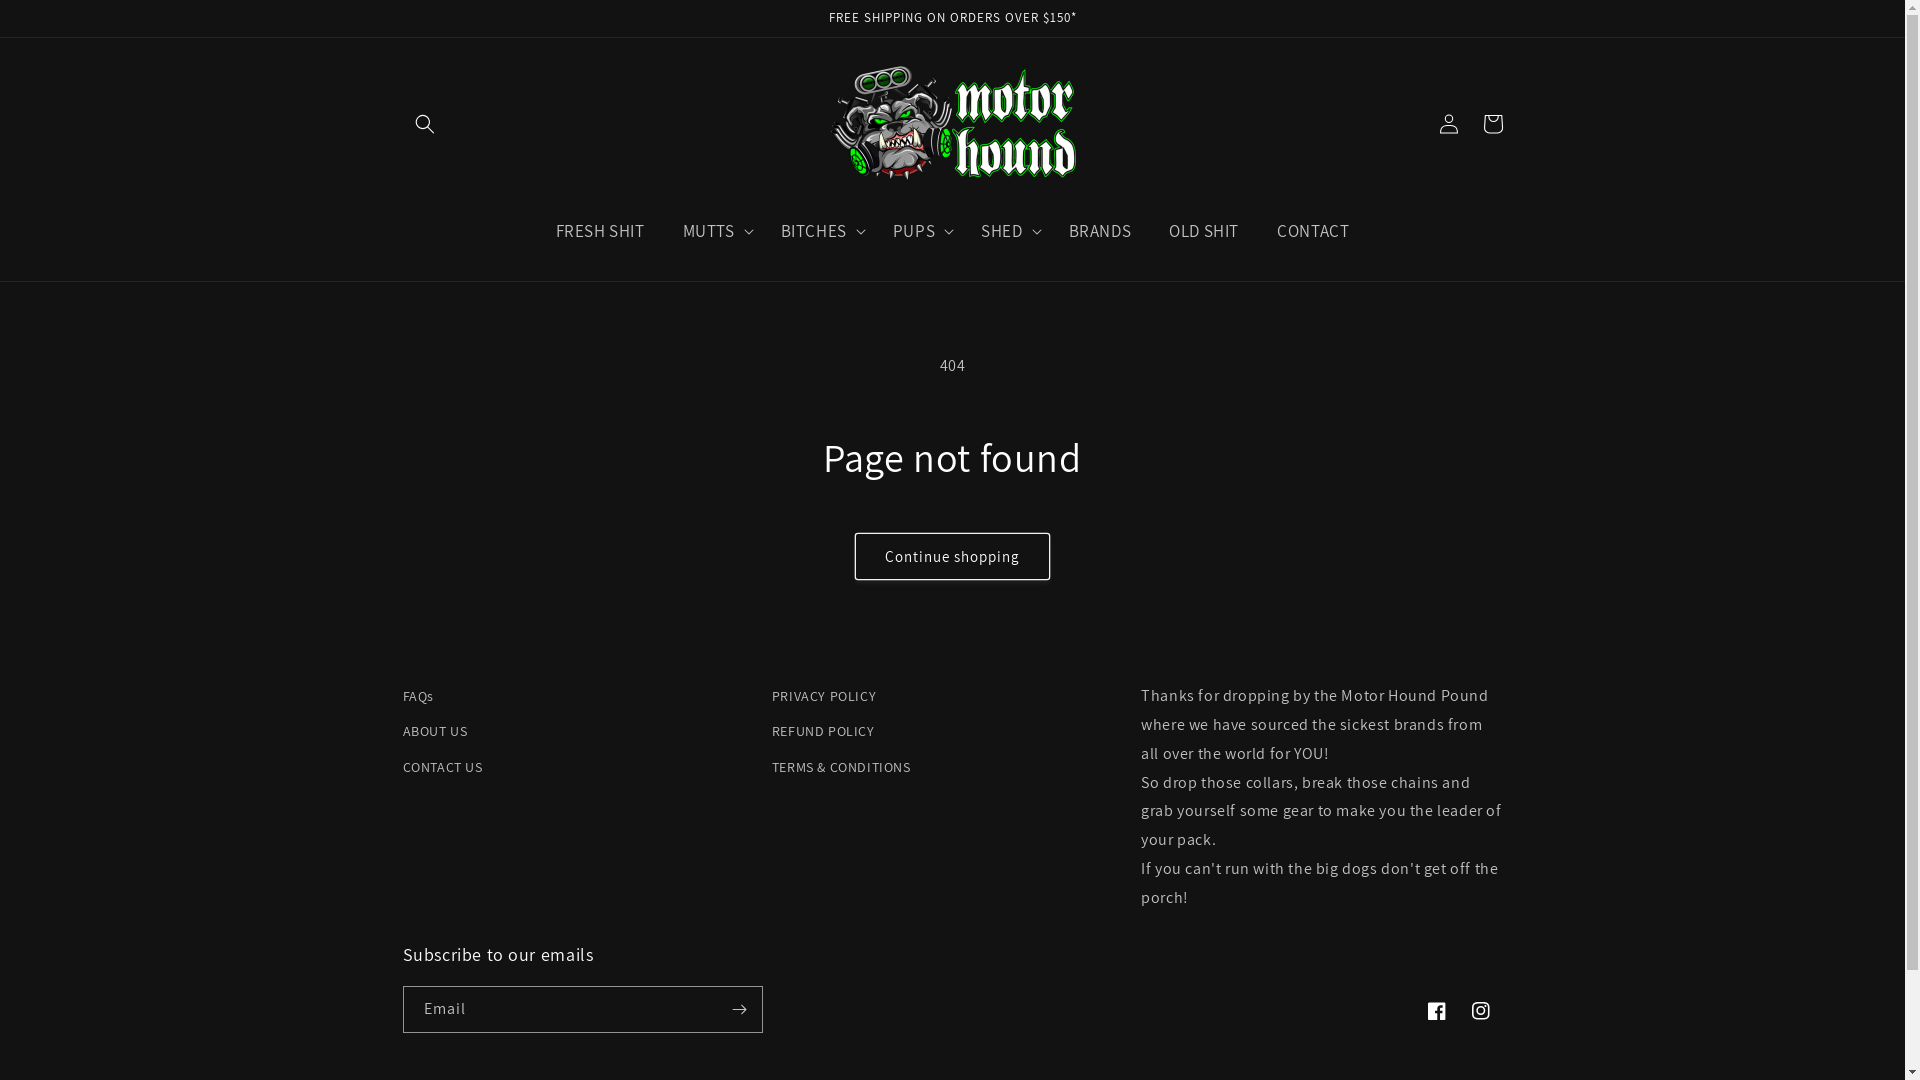 The image size is (1920, 1080). Describe the element at coordinates (1492, 123) in the screenshot. I see `'Cart'` at that location.